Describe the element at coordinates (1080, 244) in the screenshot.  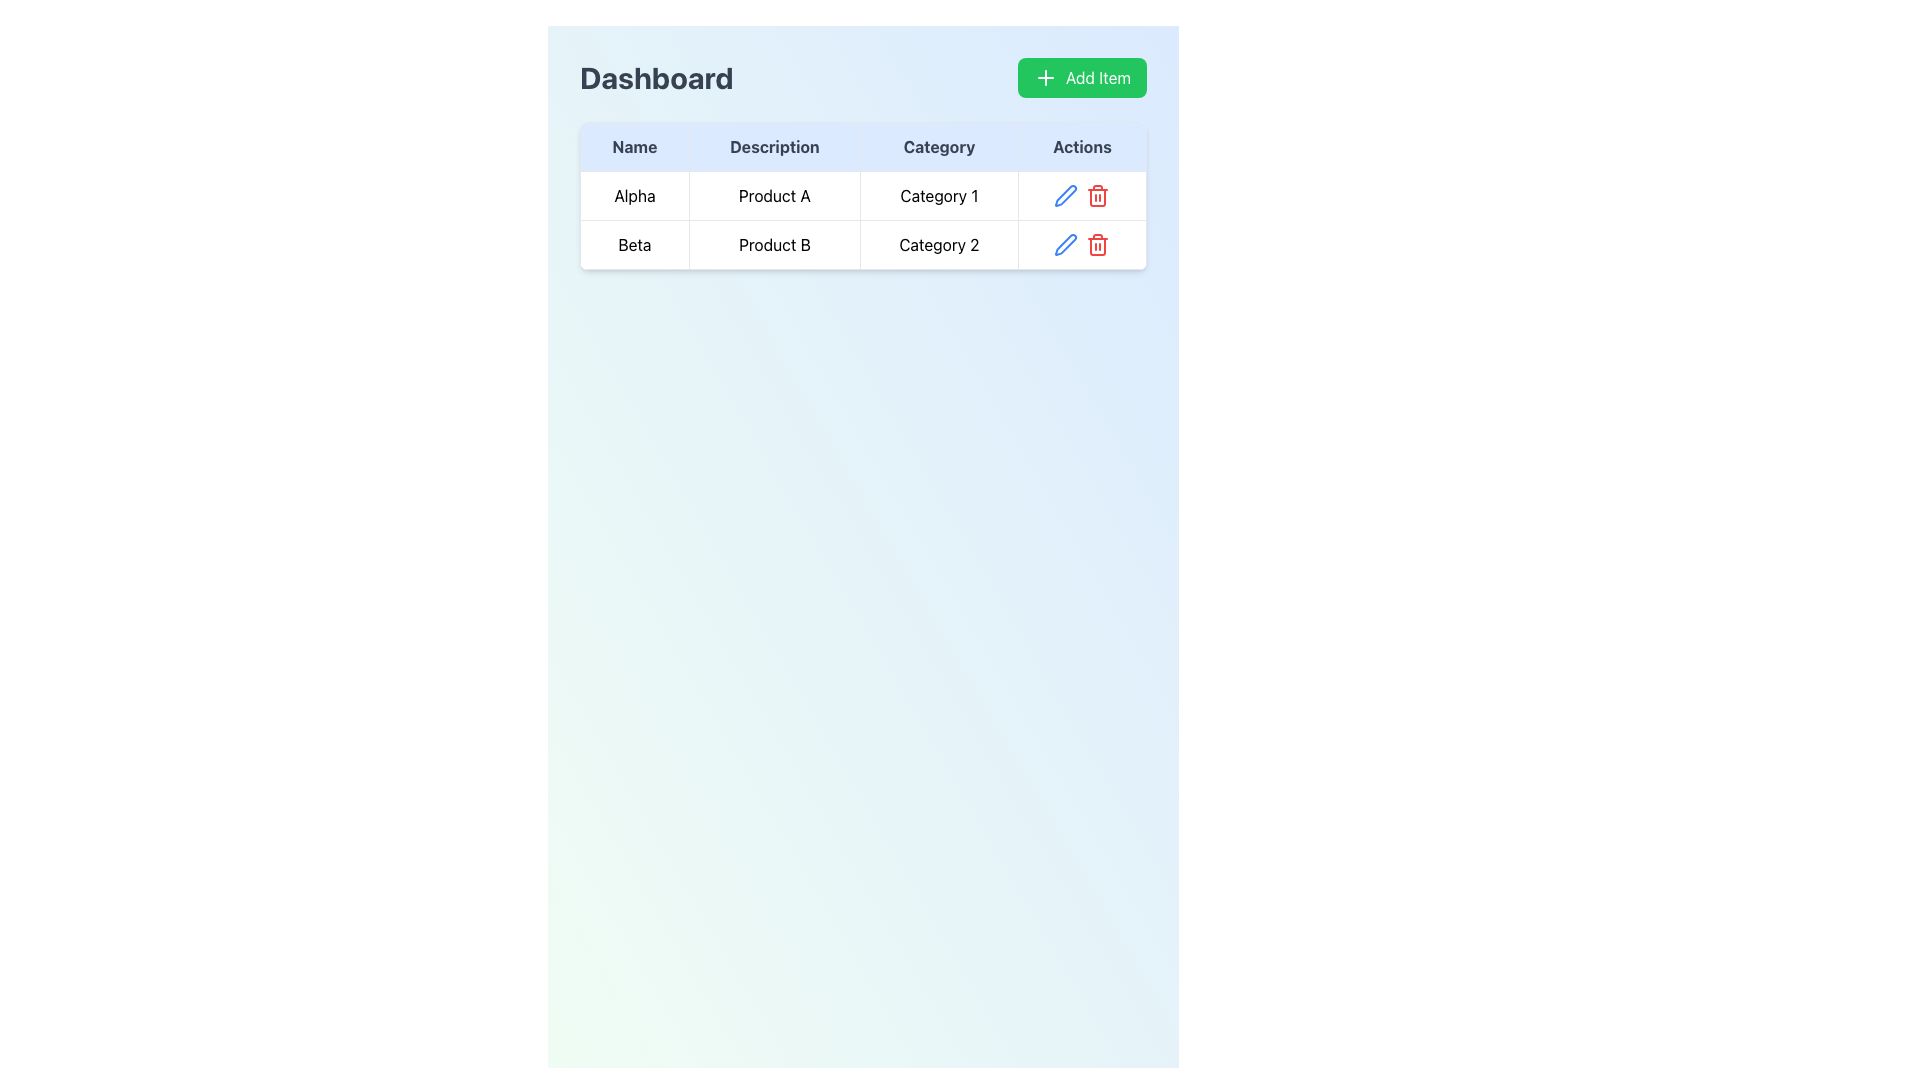
I see `the trash bin icon in the Actions column of the second row` at that location.